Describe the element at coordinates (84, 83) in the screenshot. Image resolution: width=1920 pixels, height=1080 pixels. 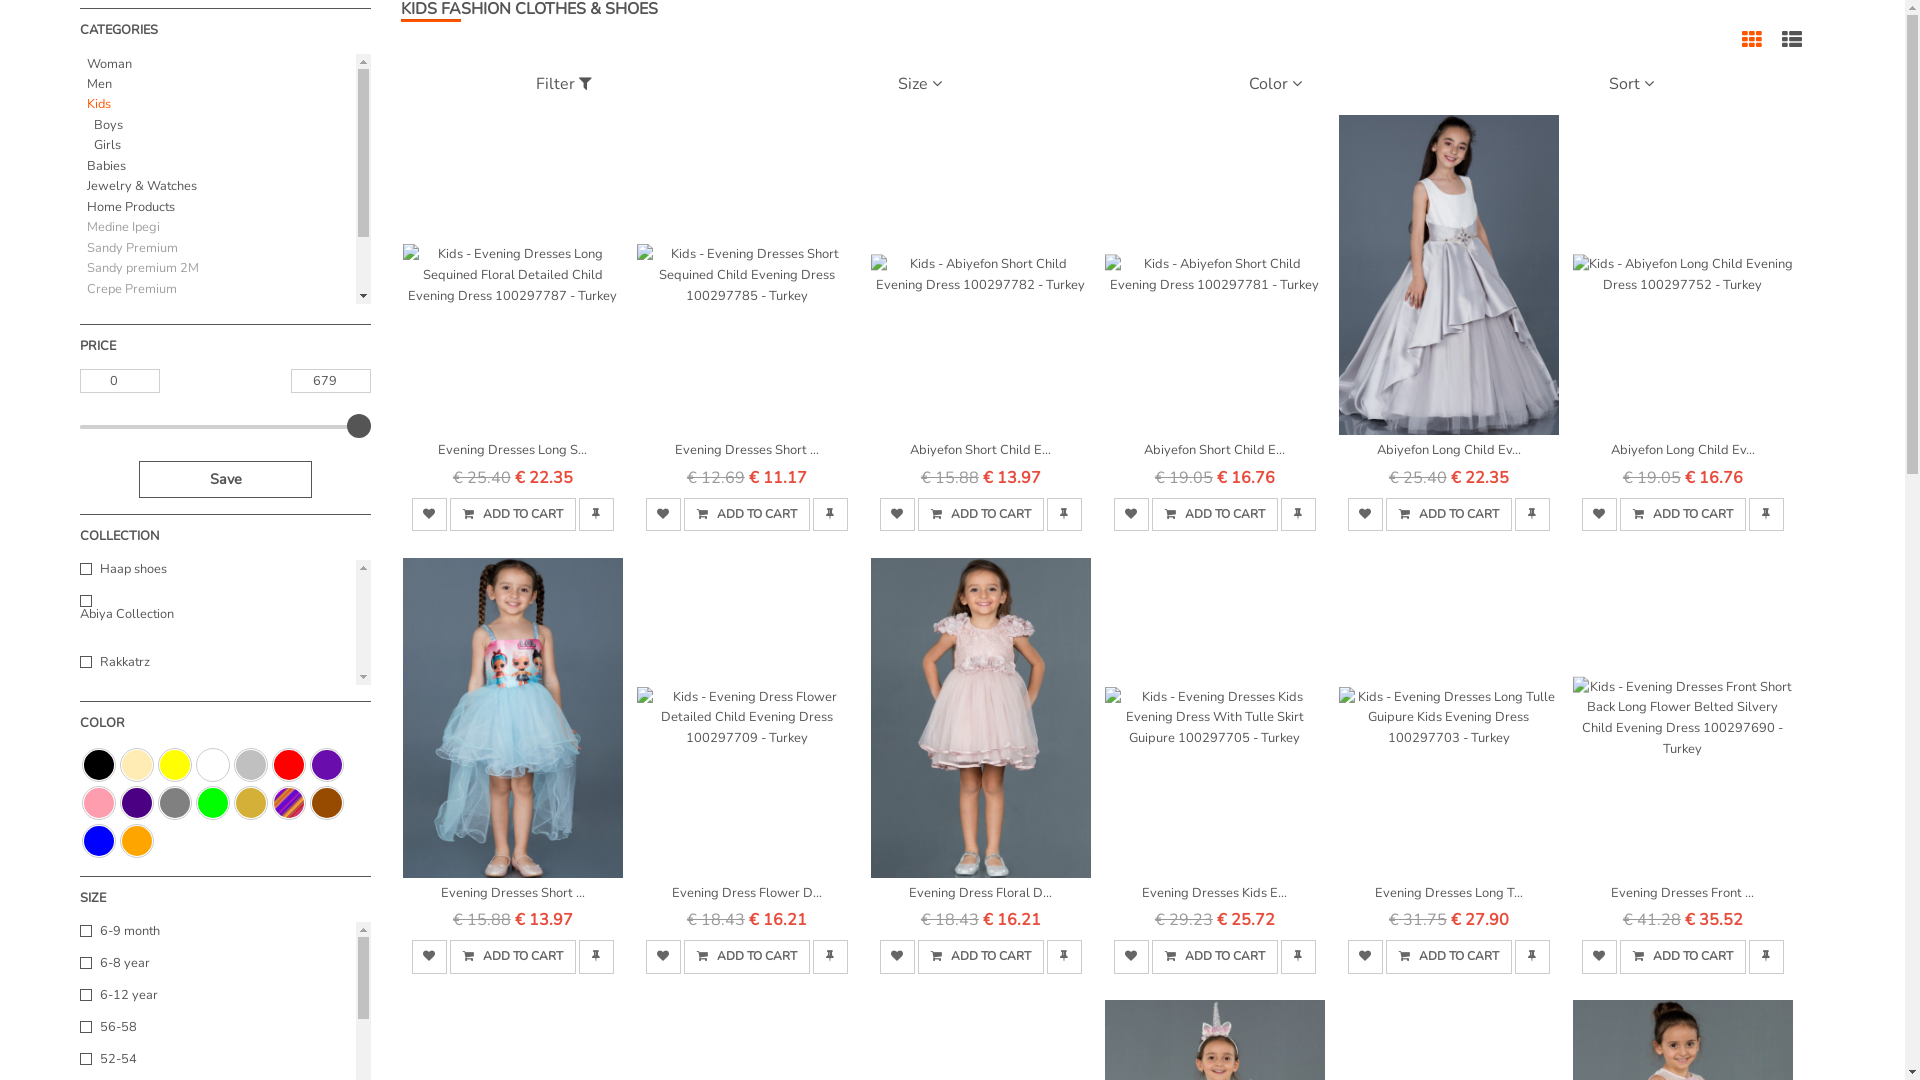
I see `'Men'` at that location.